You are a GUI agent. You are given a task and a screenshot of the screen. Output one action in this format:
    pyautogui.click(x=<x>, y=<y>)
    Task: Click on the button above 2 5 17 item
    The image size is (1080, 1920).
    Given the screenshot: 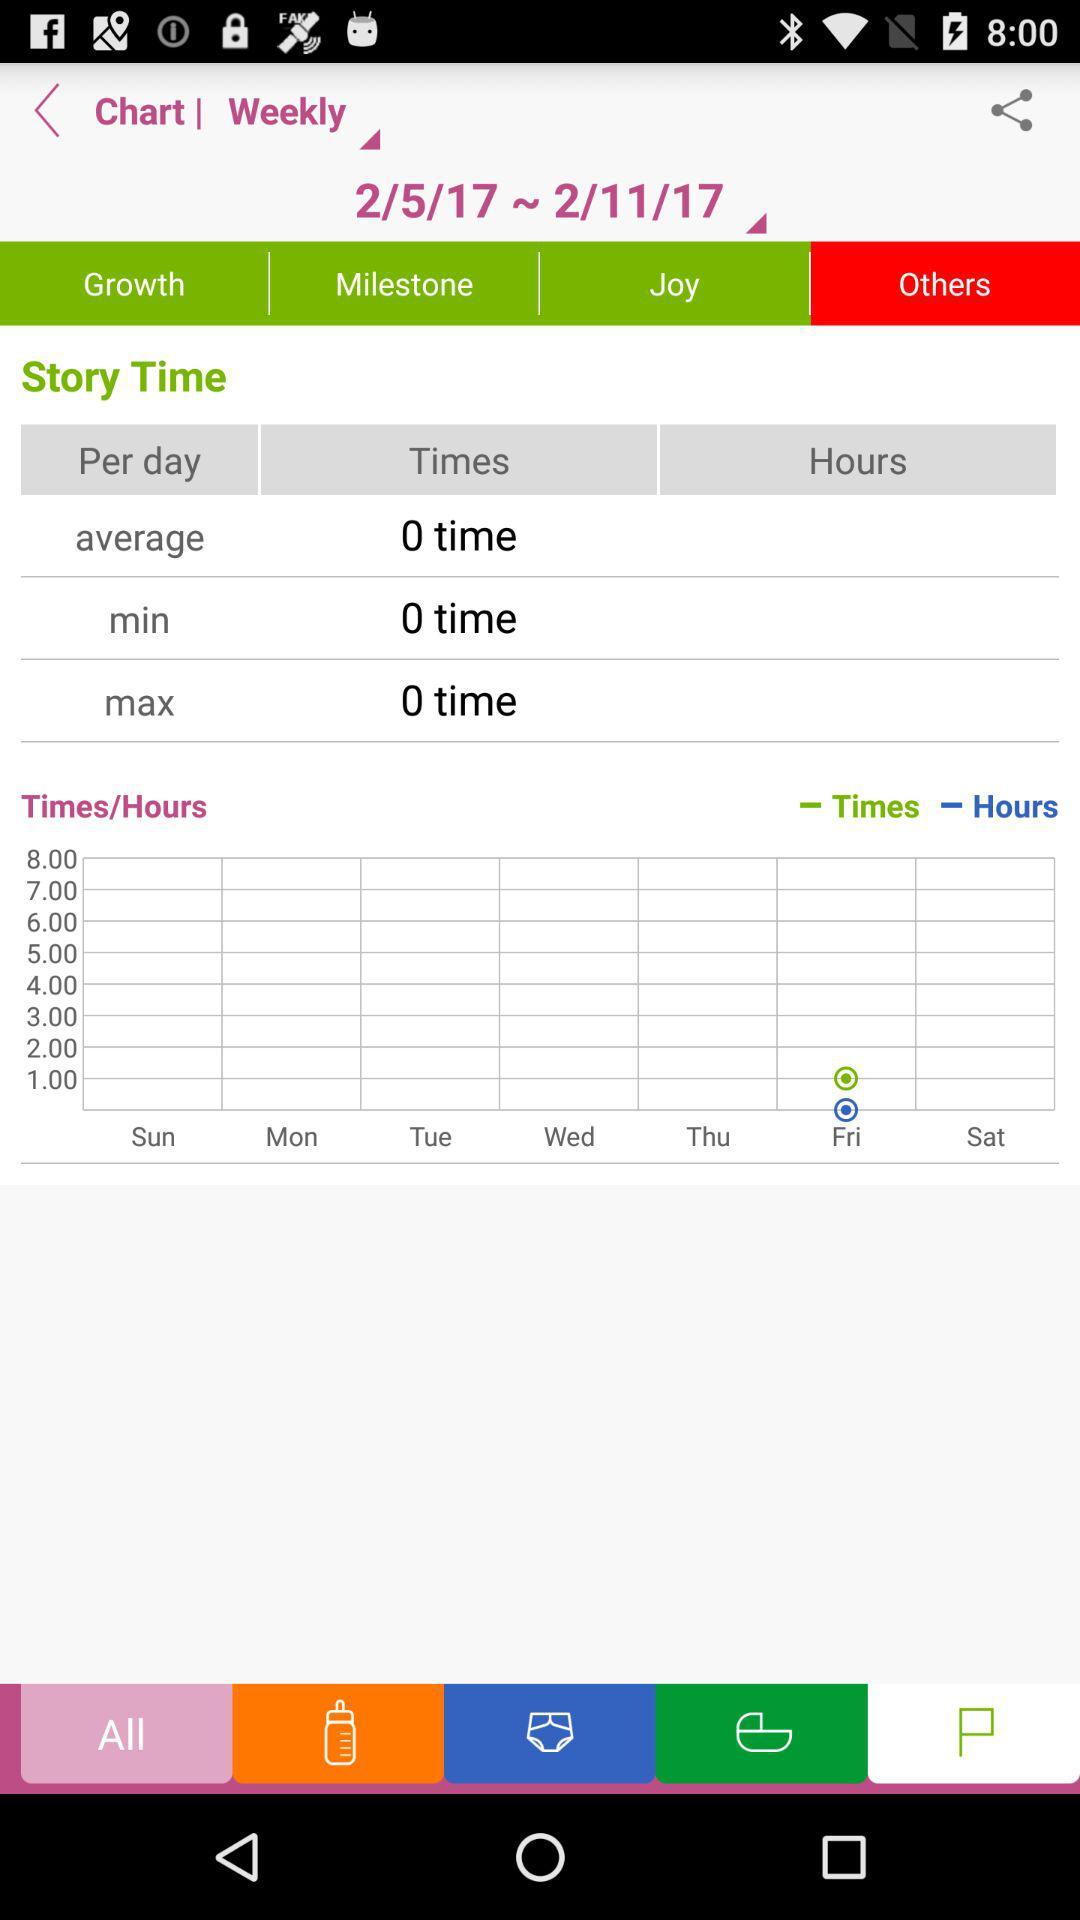 What is the action you would take?
    pyautogui.click(x=296, y=109)
    